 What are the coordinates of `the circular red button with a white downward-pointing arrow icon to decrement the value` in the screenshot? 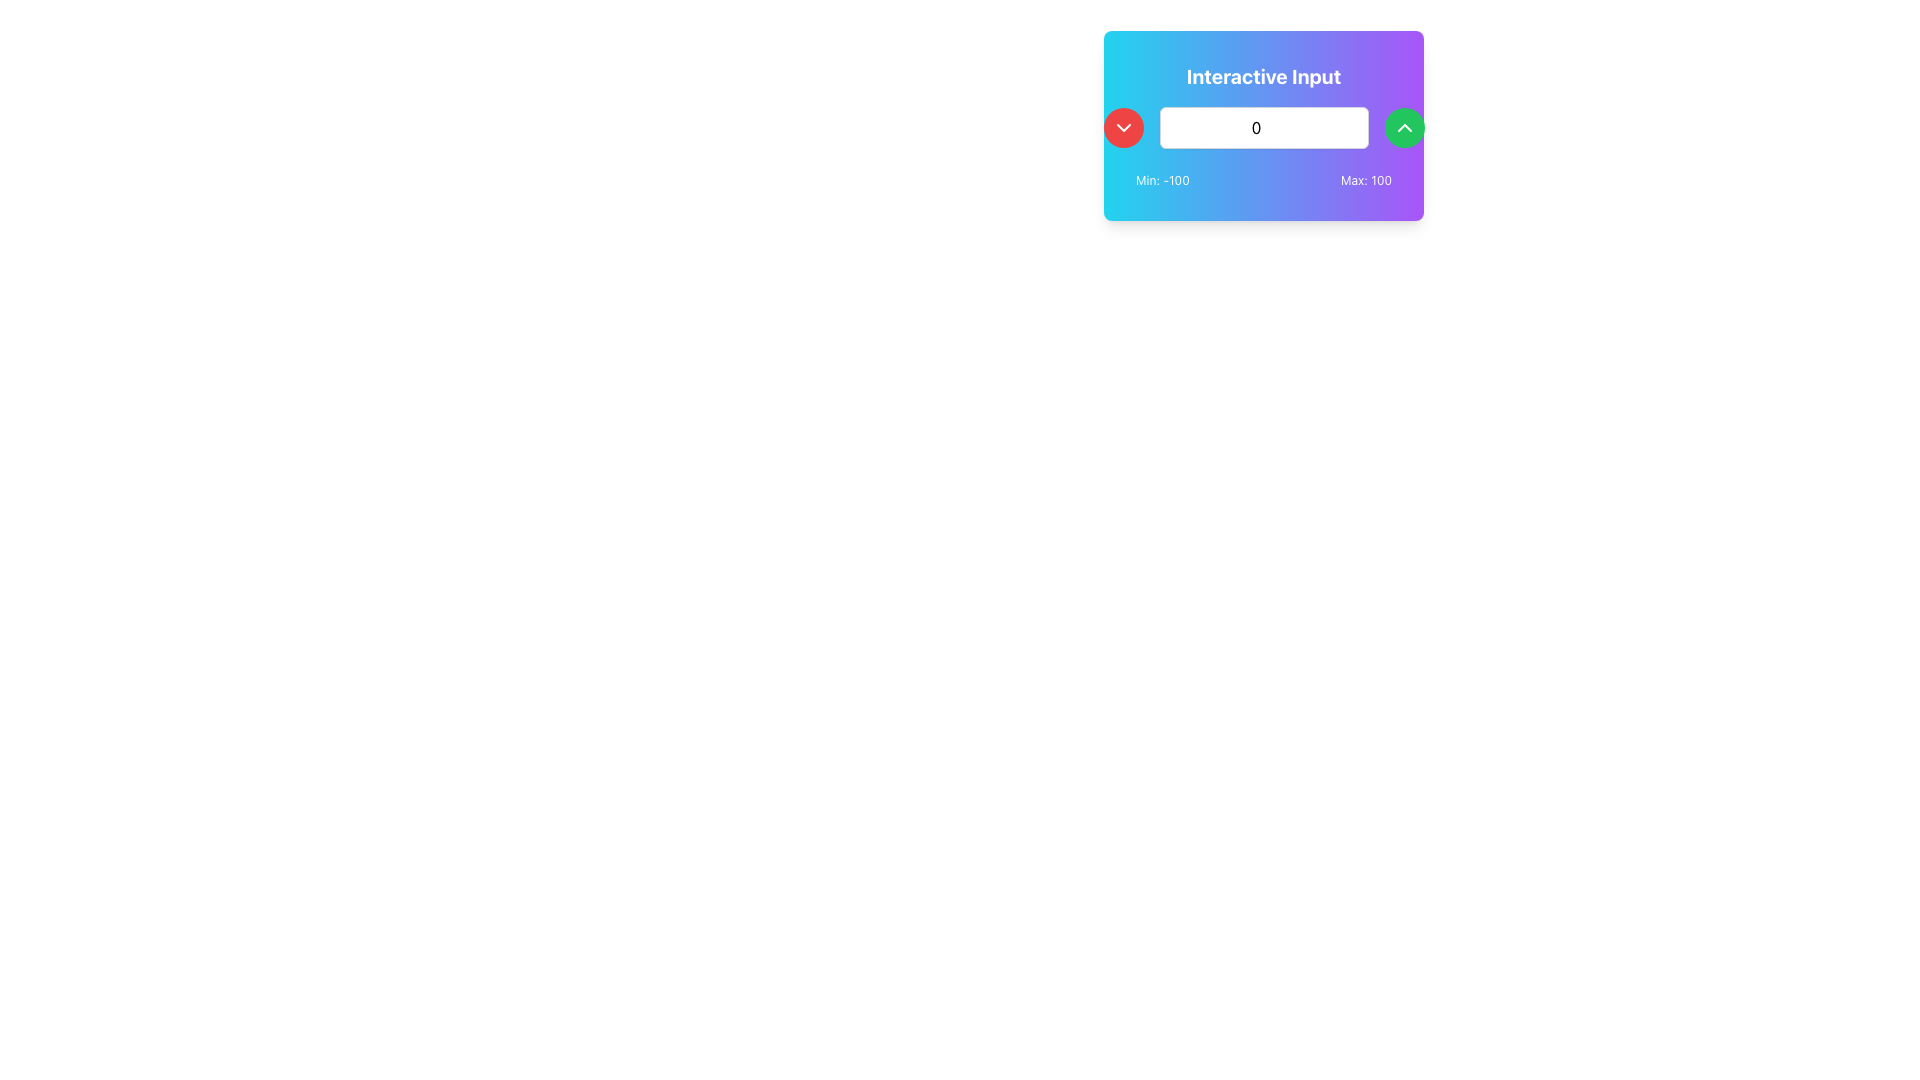 It's located at (1123, 127).